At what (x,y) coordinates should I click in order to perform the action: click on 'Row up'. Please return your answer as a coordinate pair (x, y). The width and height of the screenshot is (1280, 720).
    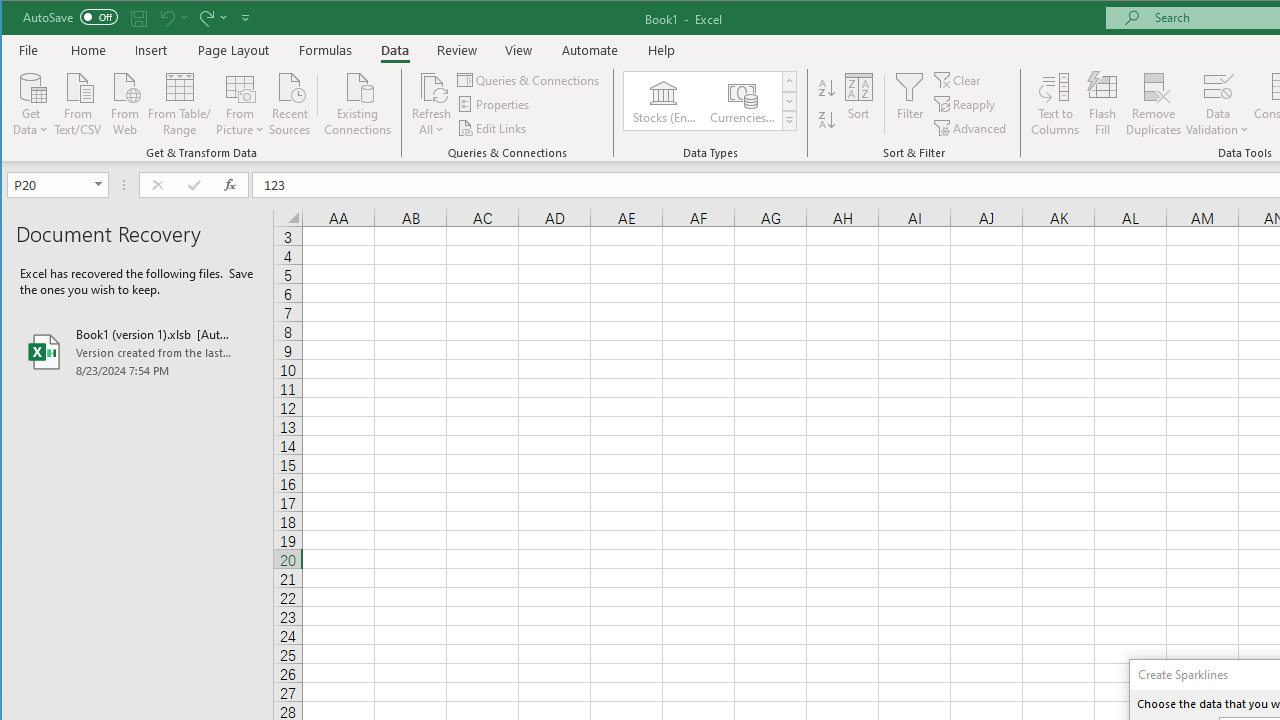
    Looking at the image, I should click on (788, 80).